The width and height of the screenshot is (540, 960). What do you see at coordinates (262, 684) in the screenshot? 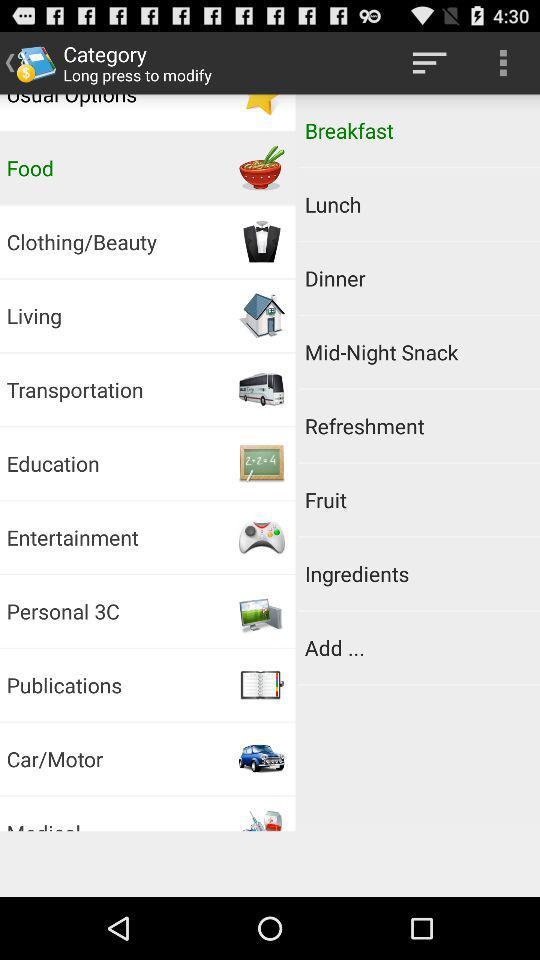
I see `icon right to publications` at bounding box center [262, 684].